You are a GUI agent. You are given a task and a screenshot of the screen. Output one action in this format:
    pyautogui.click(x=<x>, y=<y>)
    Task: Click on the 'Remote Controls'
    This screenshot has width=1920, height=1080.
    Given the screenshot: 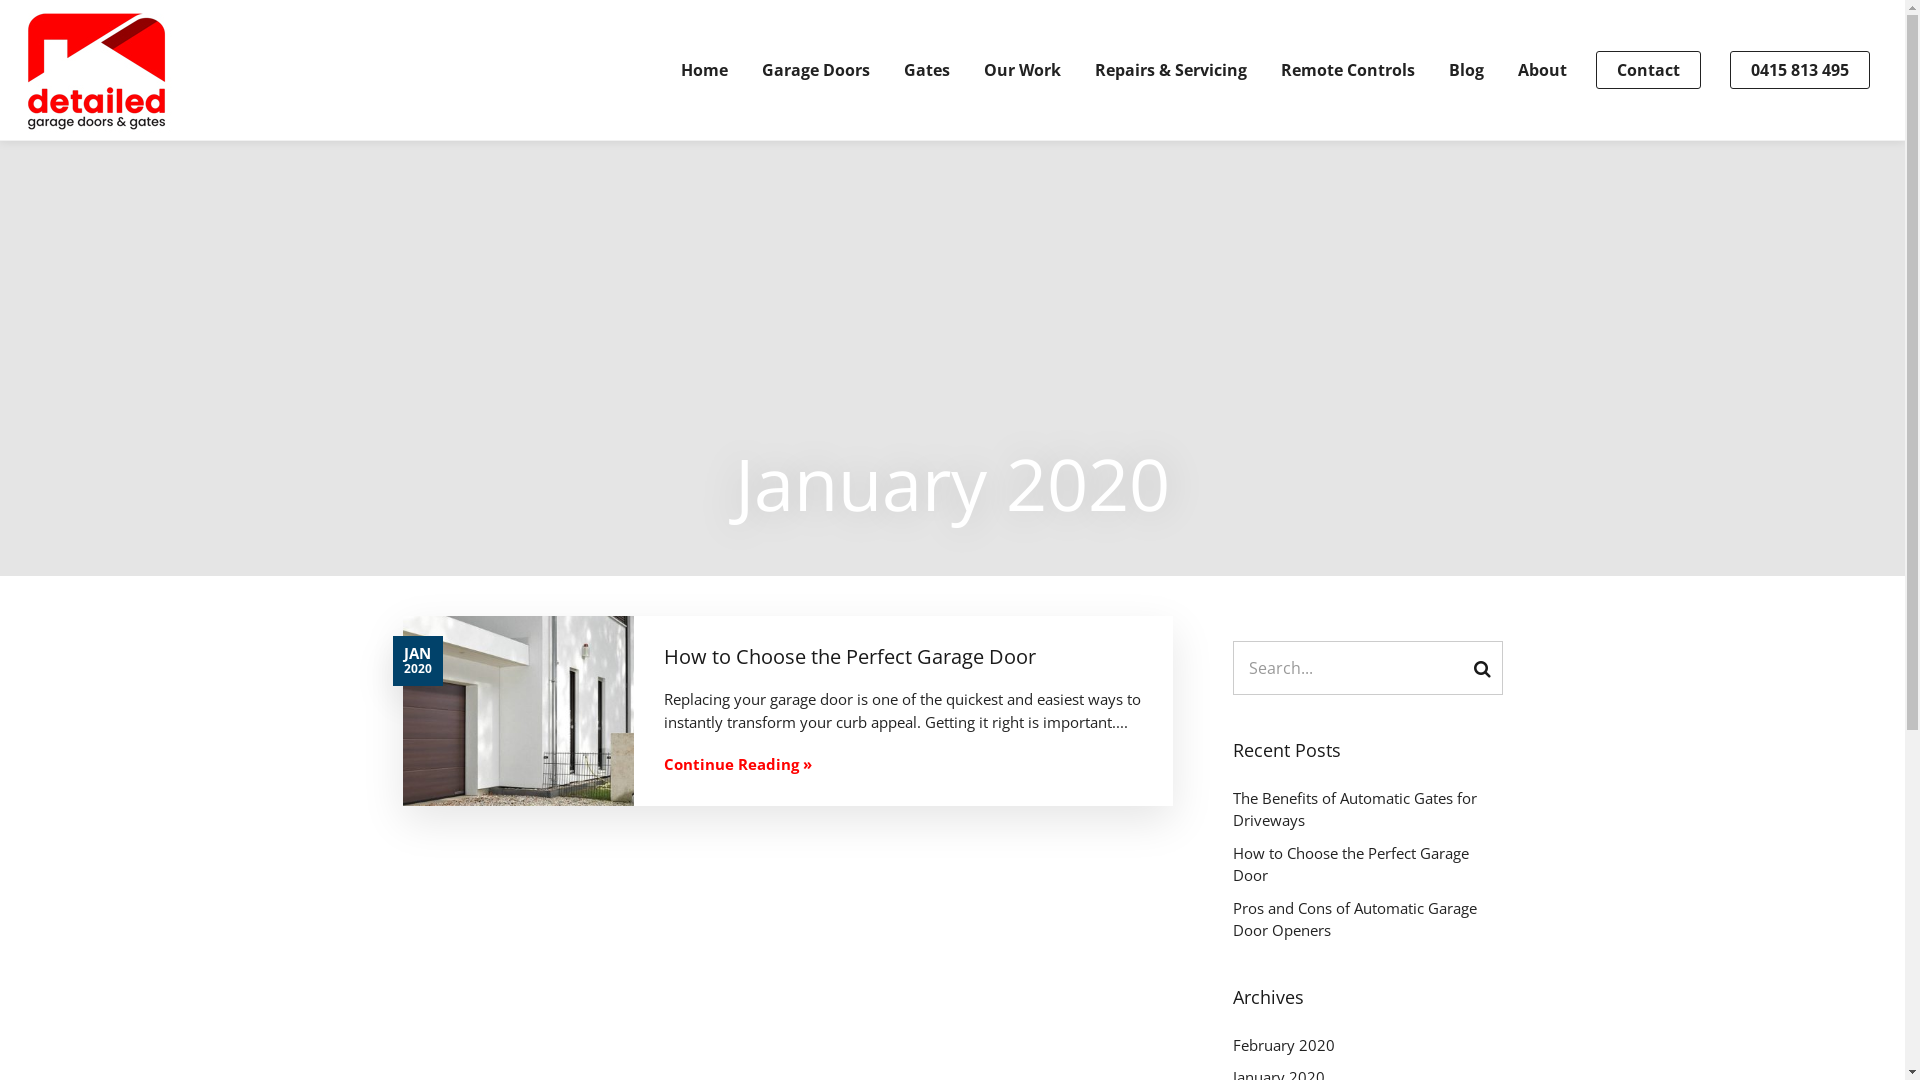 What is the action you would take?
    pyautogui.click(x=1348, y=68)
    